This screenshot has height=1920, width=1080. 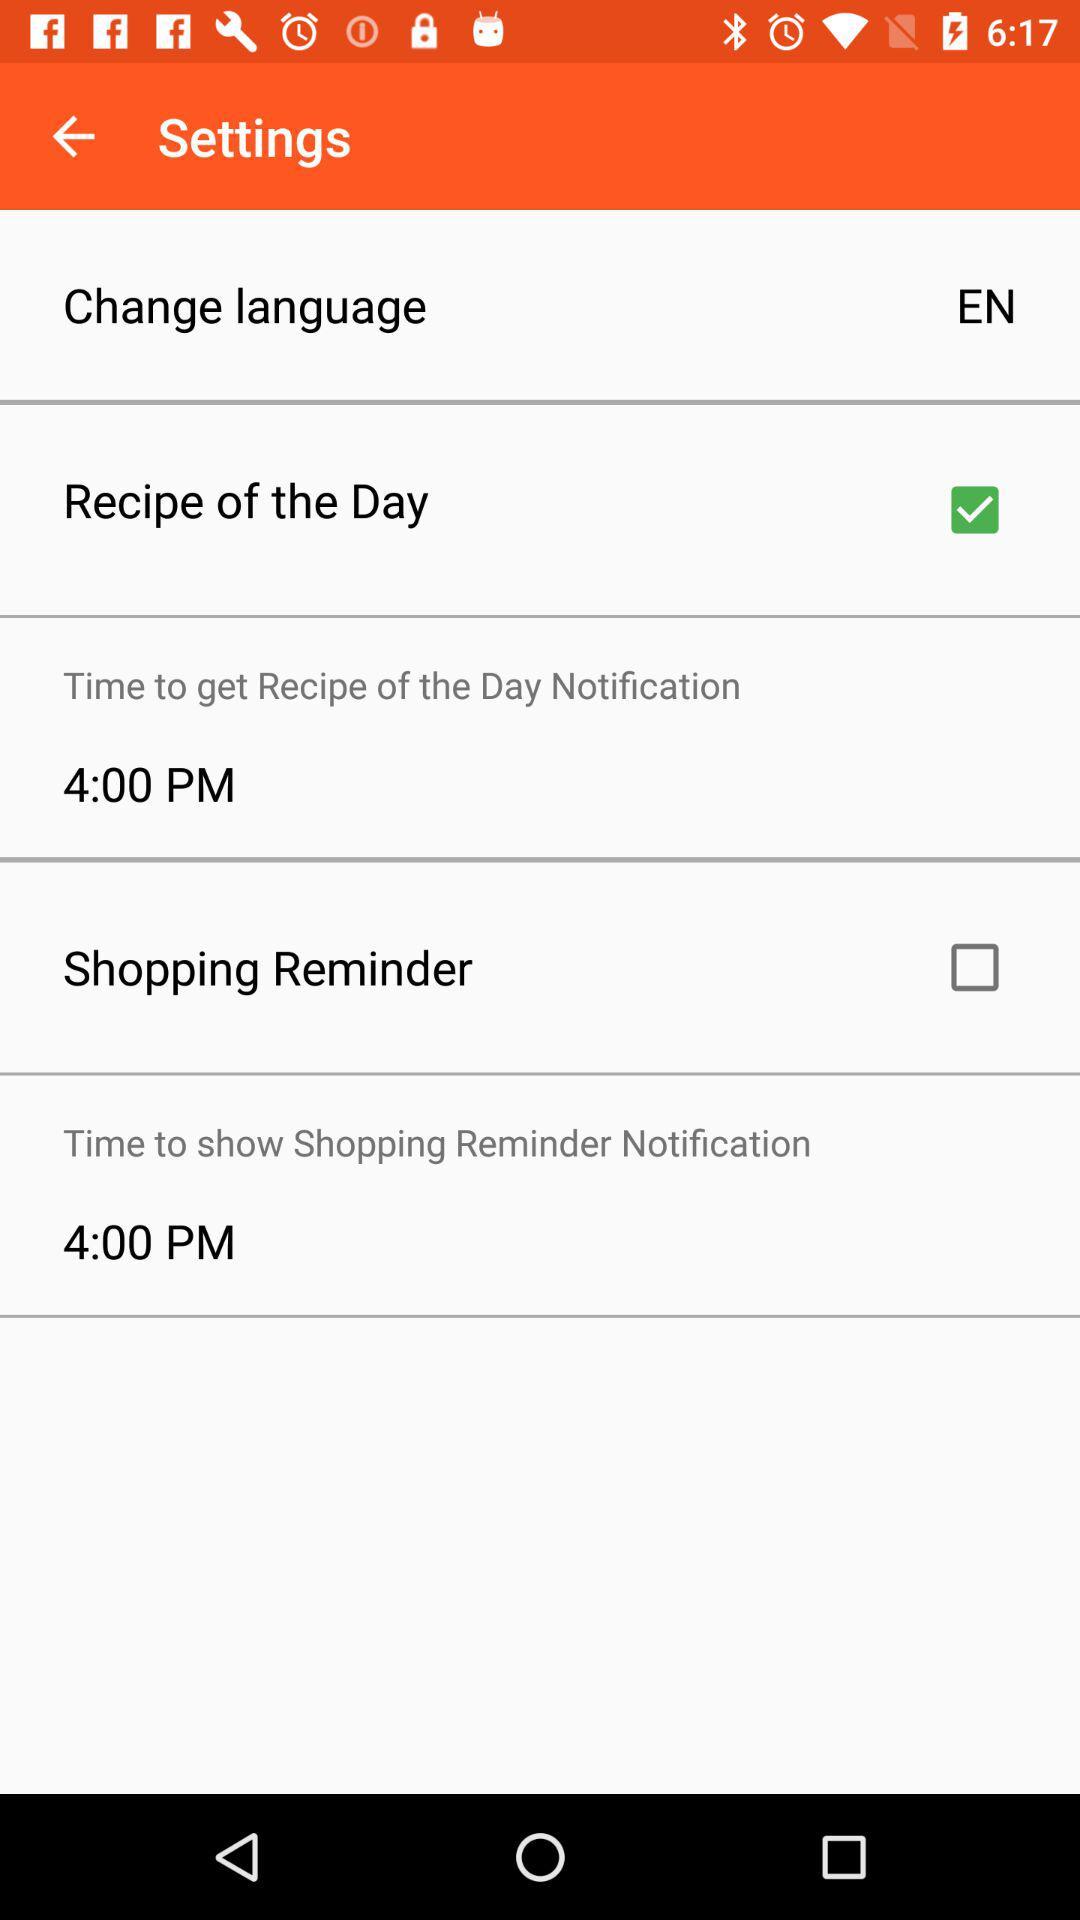 What do you see at coordinates (974, 509) in the screenshot?
I see `button to check` at bounding box center [974, 509].